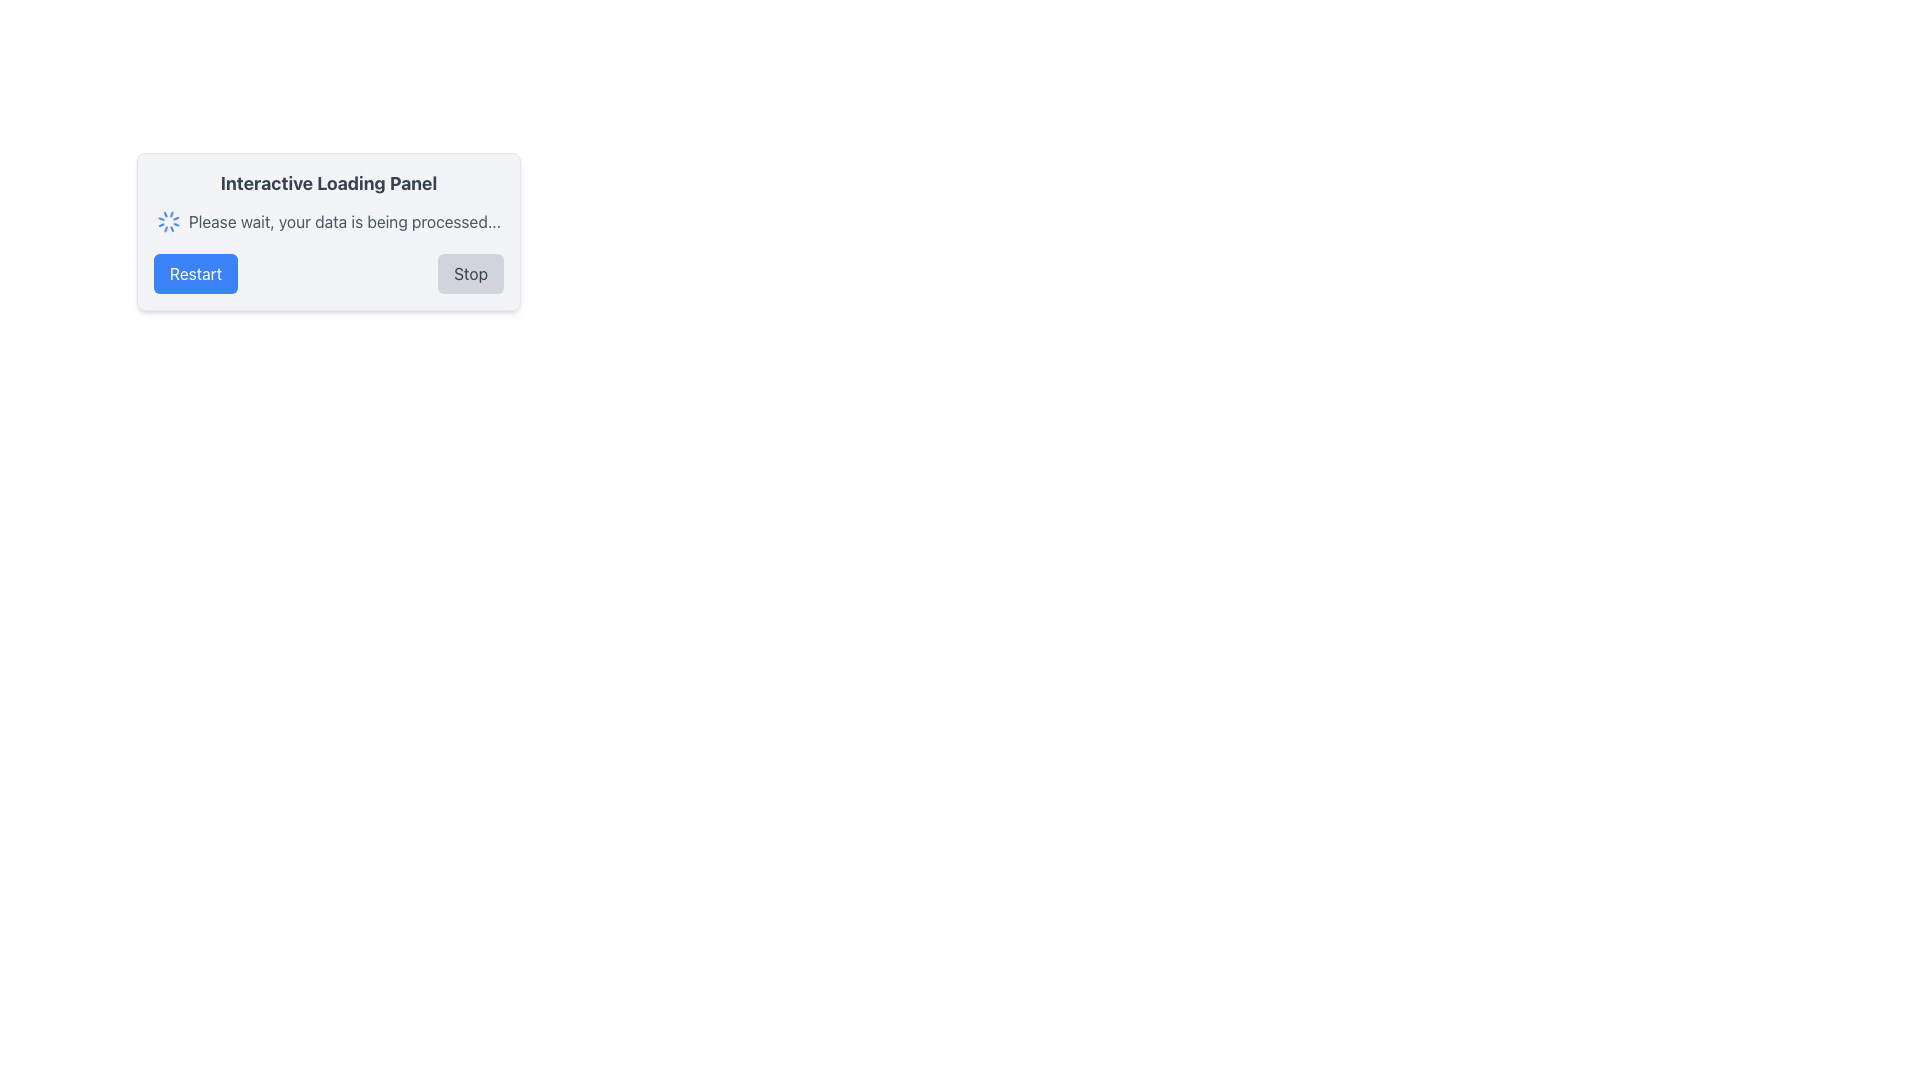  I want to click on the bold, large, dark gray text element labeled 'Interactive Loading Panel' at the top of the rectangular panel, so click(329, 184).